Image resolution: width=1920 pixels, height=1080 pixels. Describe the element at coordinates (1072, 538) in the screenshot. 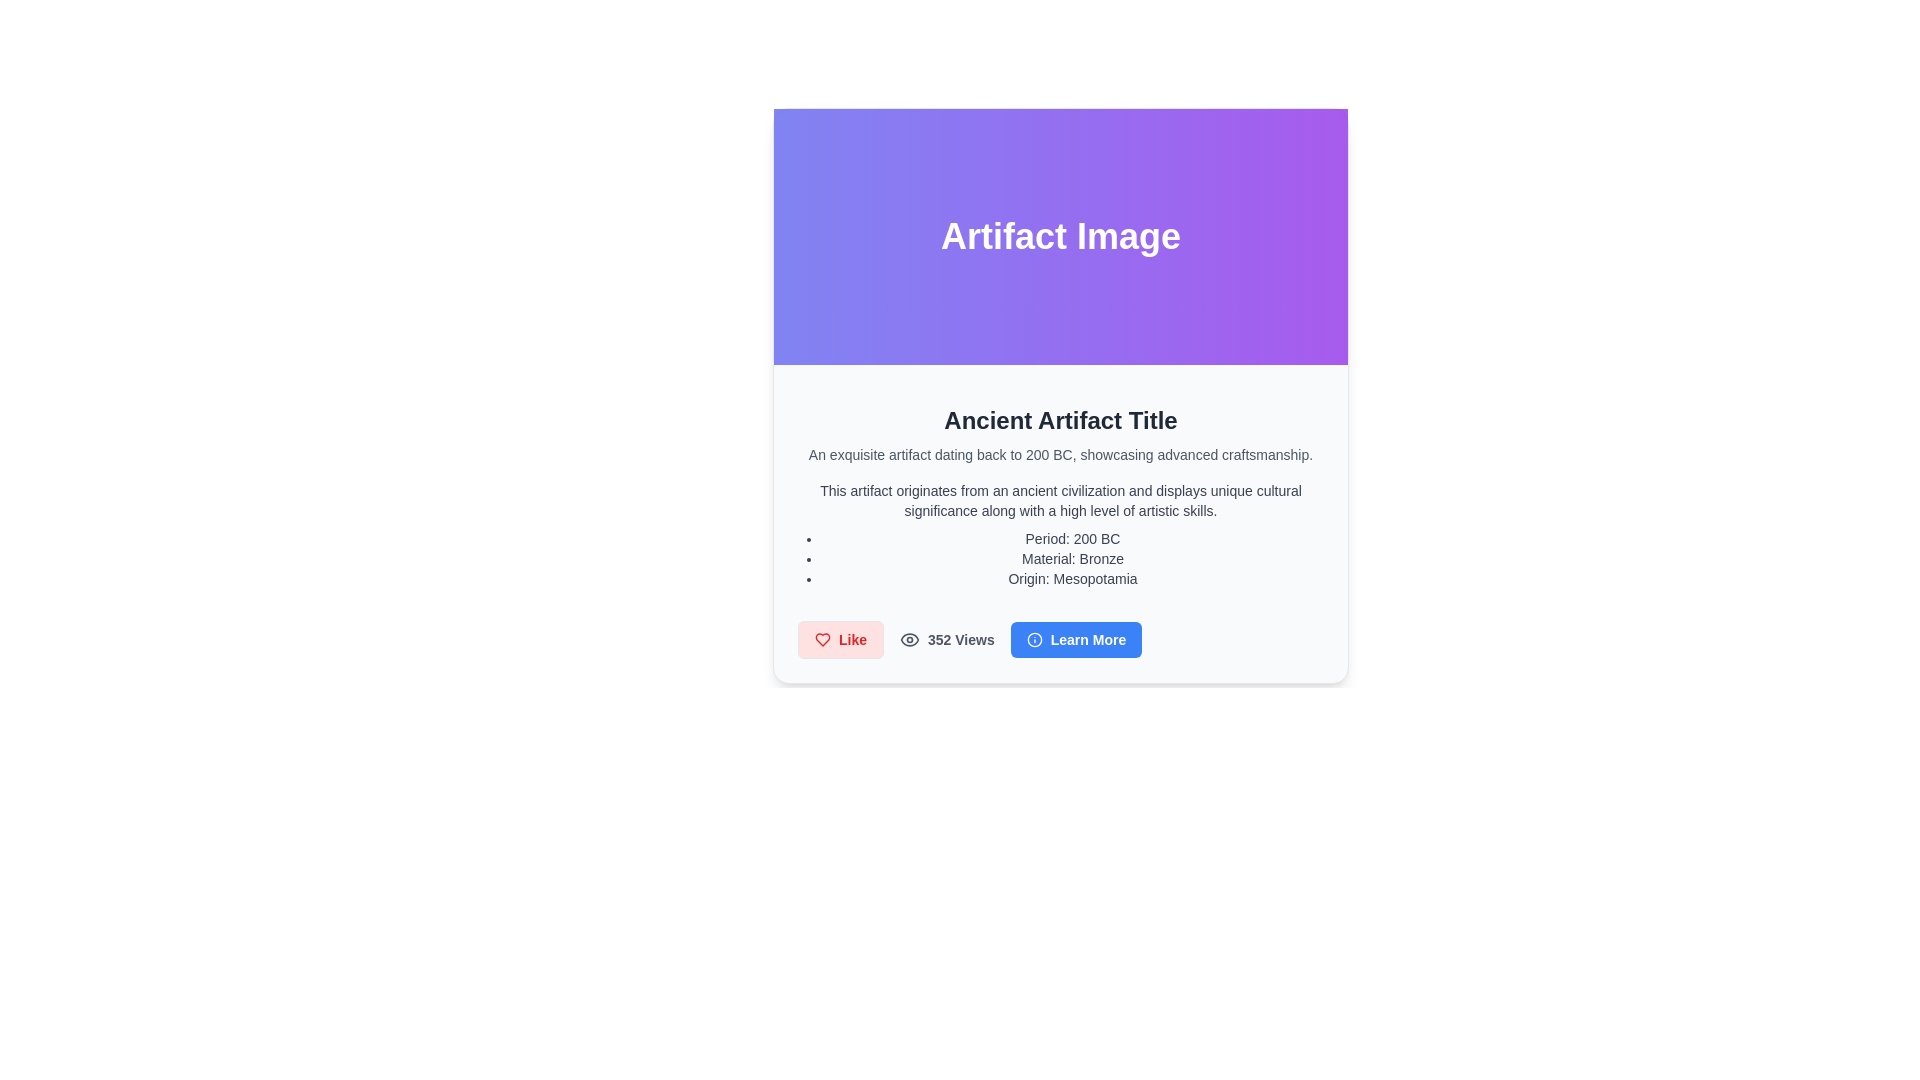

I see `static text label that displays 'Period: 200 BC', which is the first item in a bulleted list positioned below the title and description of the artifact` at that location.